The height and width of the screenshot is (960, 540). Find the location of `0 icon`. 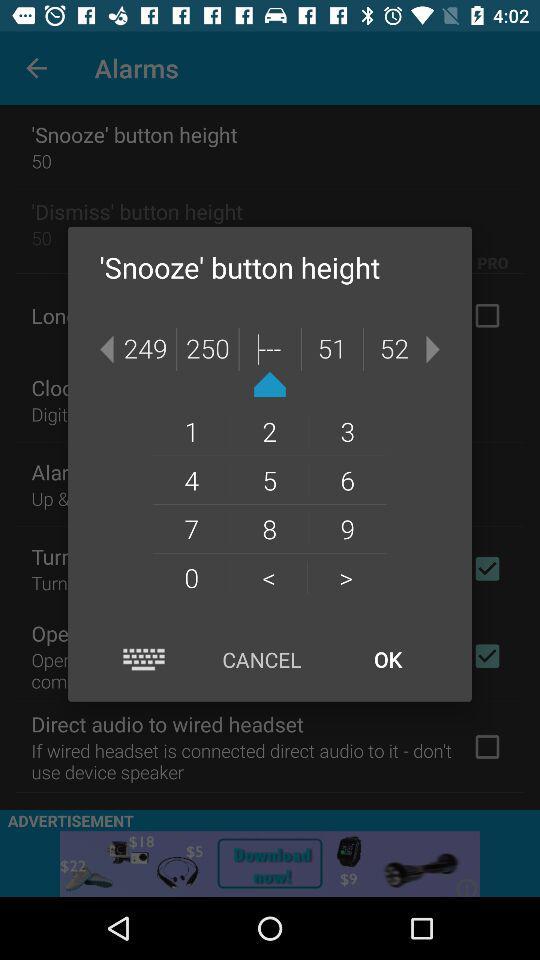

0 icon is located at coordinates (191, 577).